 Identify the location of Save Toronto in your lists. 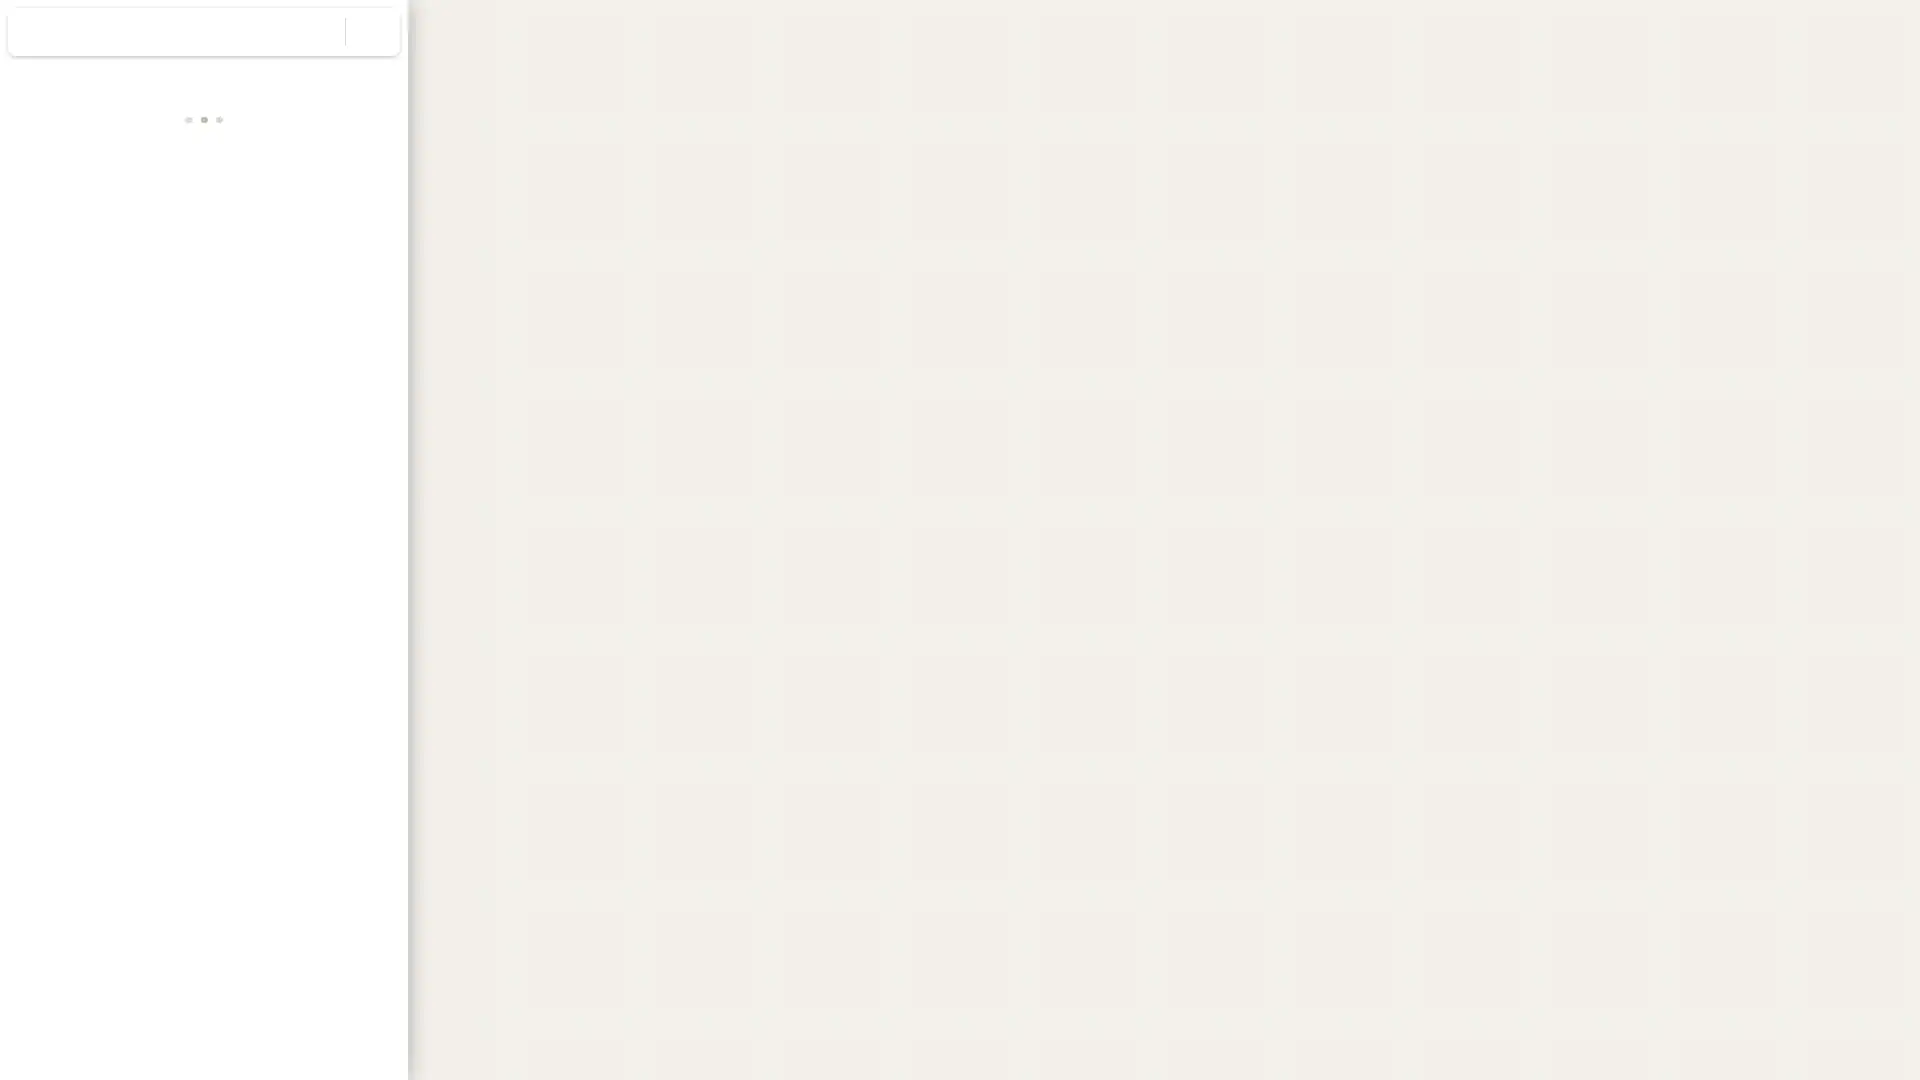
(129, 381).